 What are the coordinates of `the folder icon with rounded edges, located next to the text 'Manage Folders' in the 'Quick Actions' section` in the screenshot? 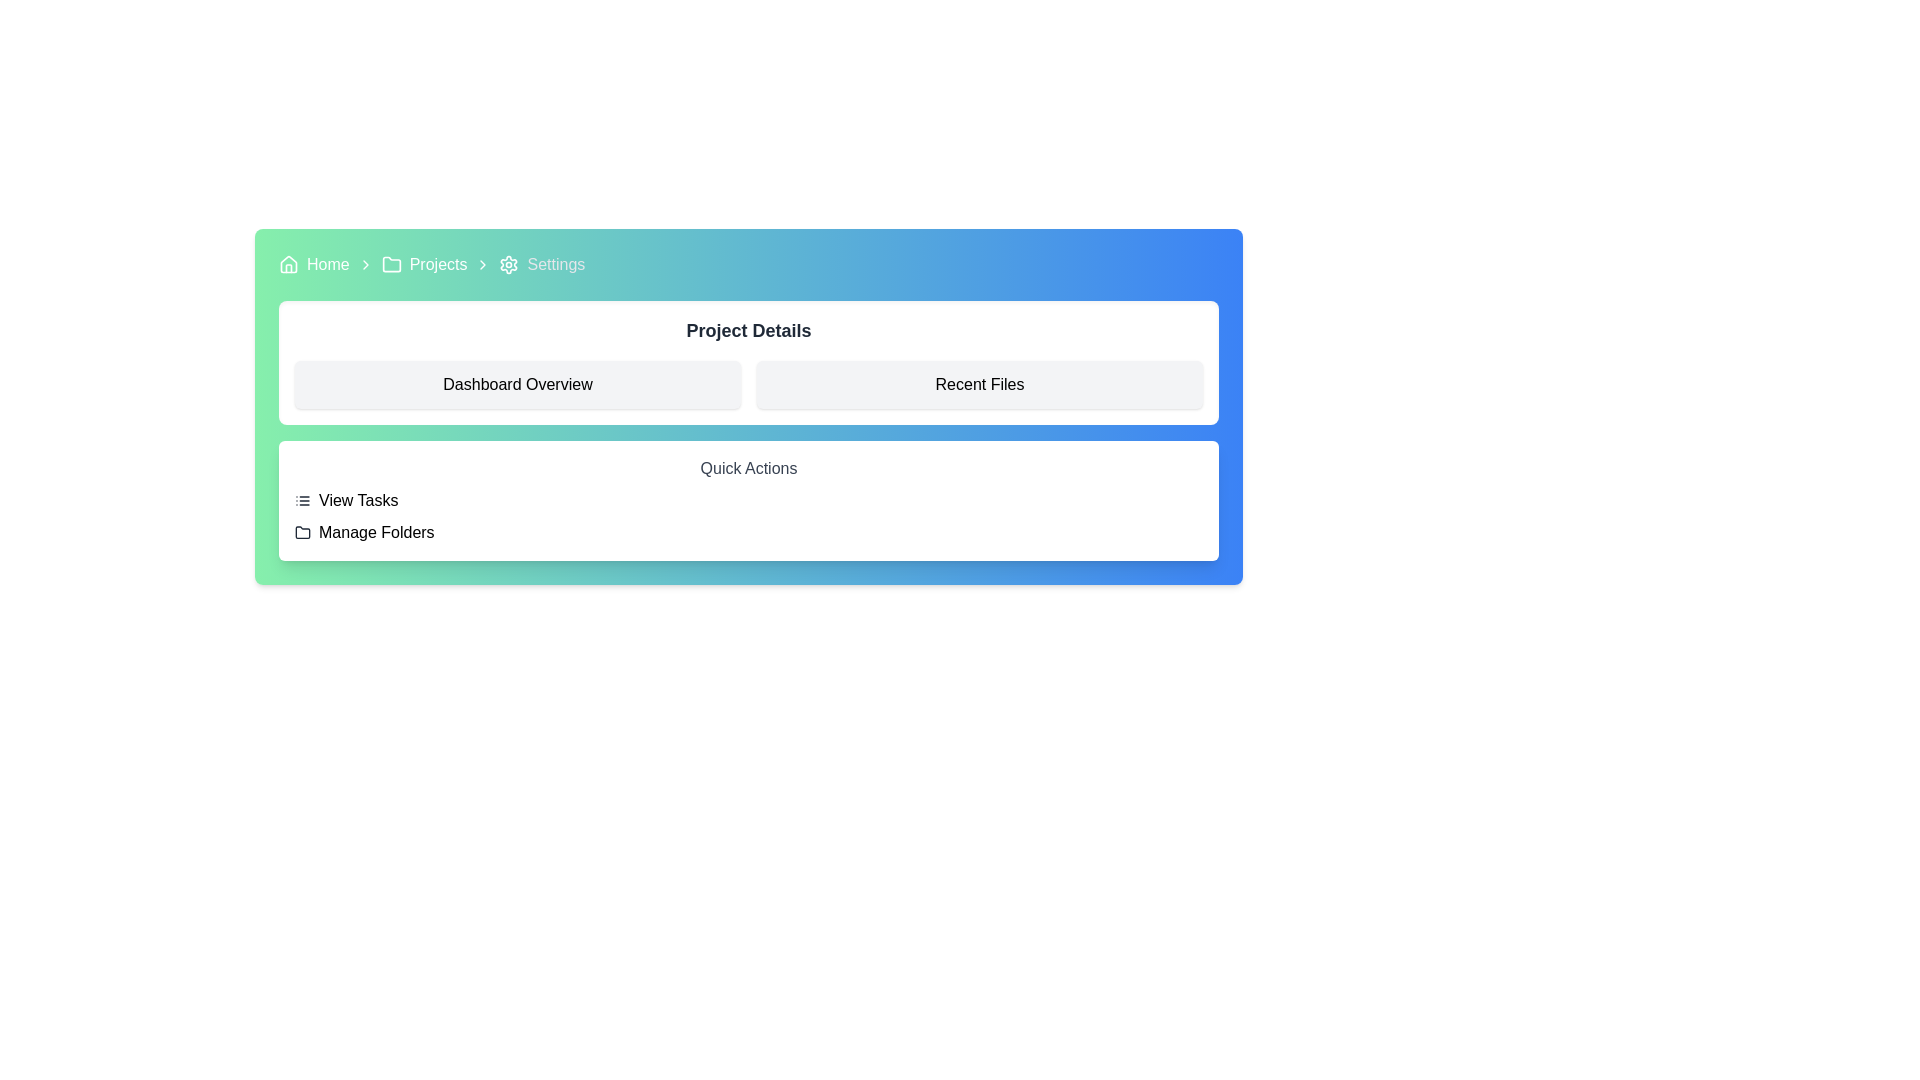 It's located at (301, 531).